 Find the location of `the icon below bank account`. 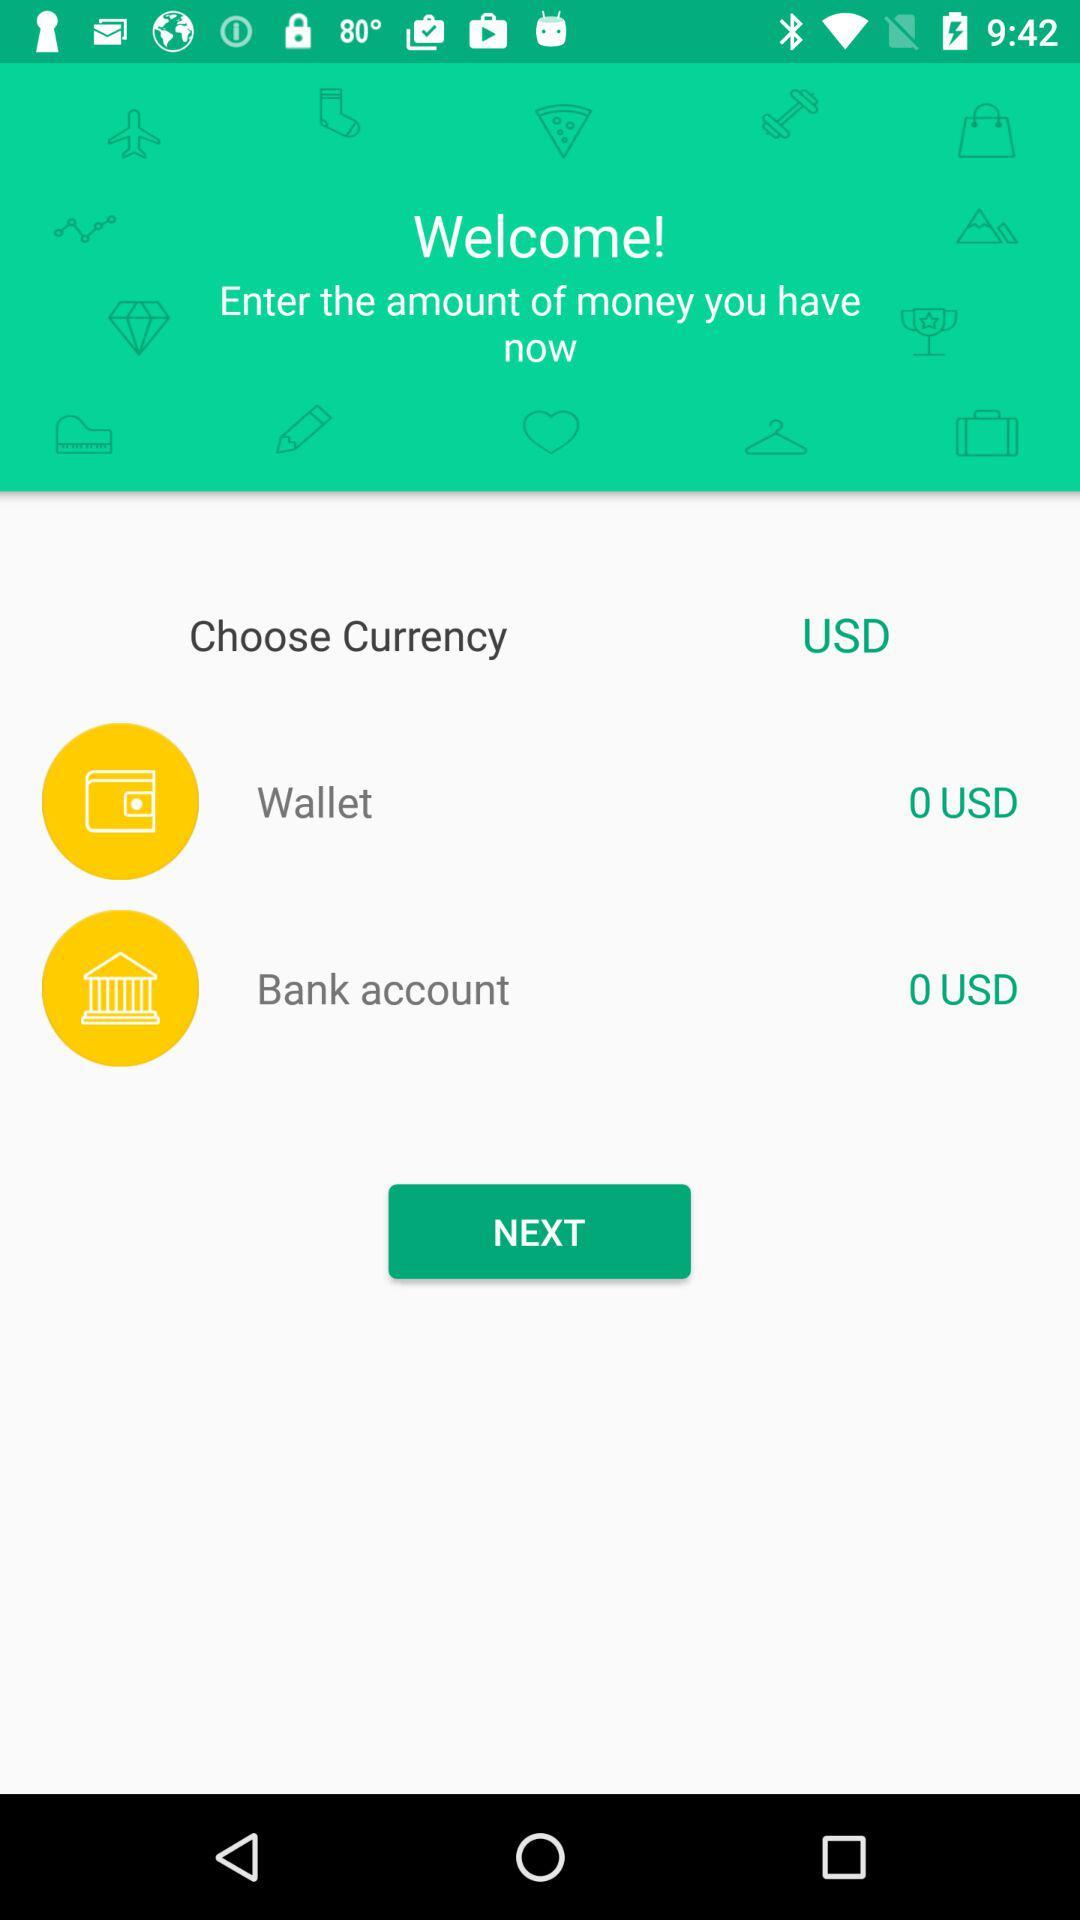

the icon below bank account is located at coordinates (538, 1230).